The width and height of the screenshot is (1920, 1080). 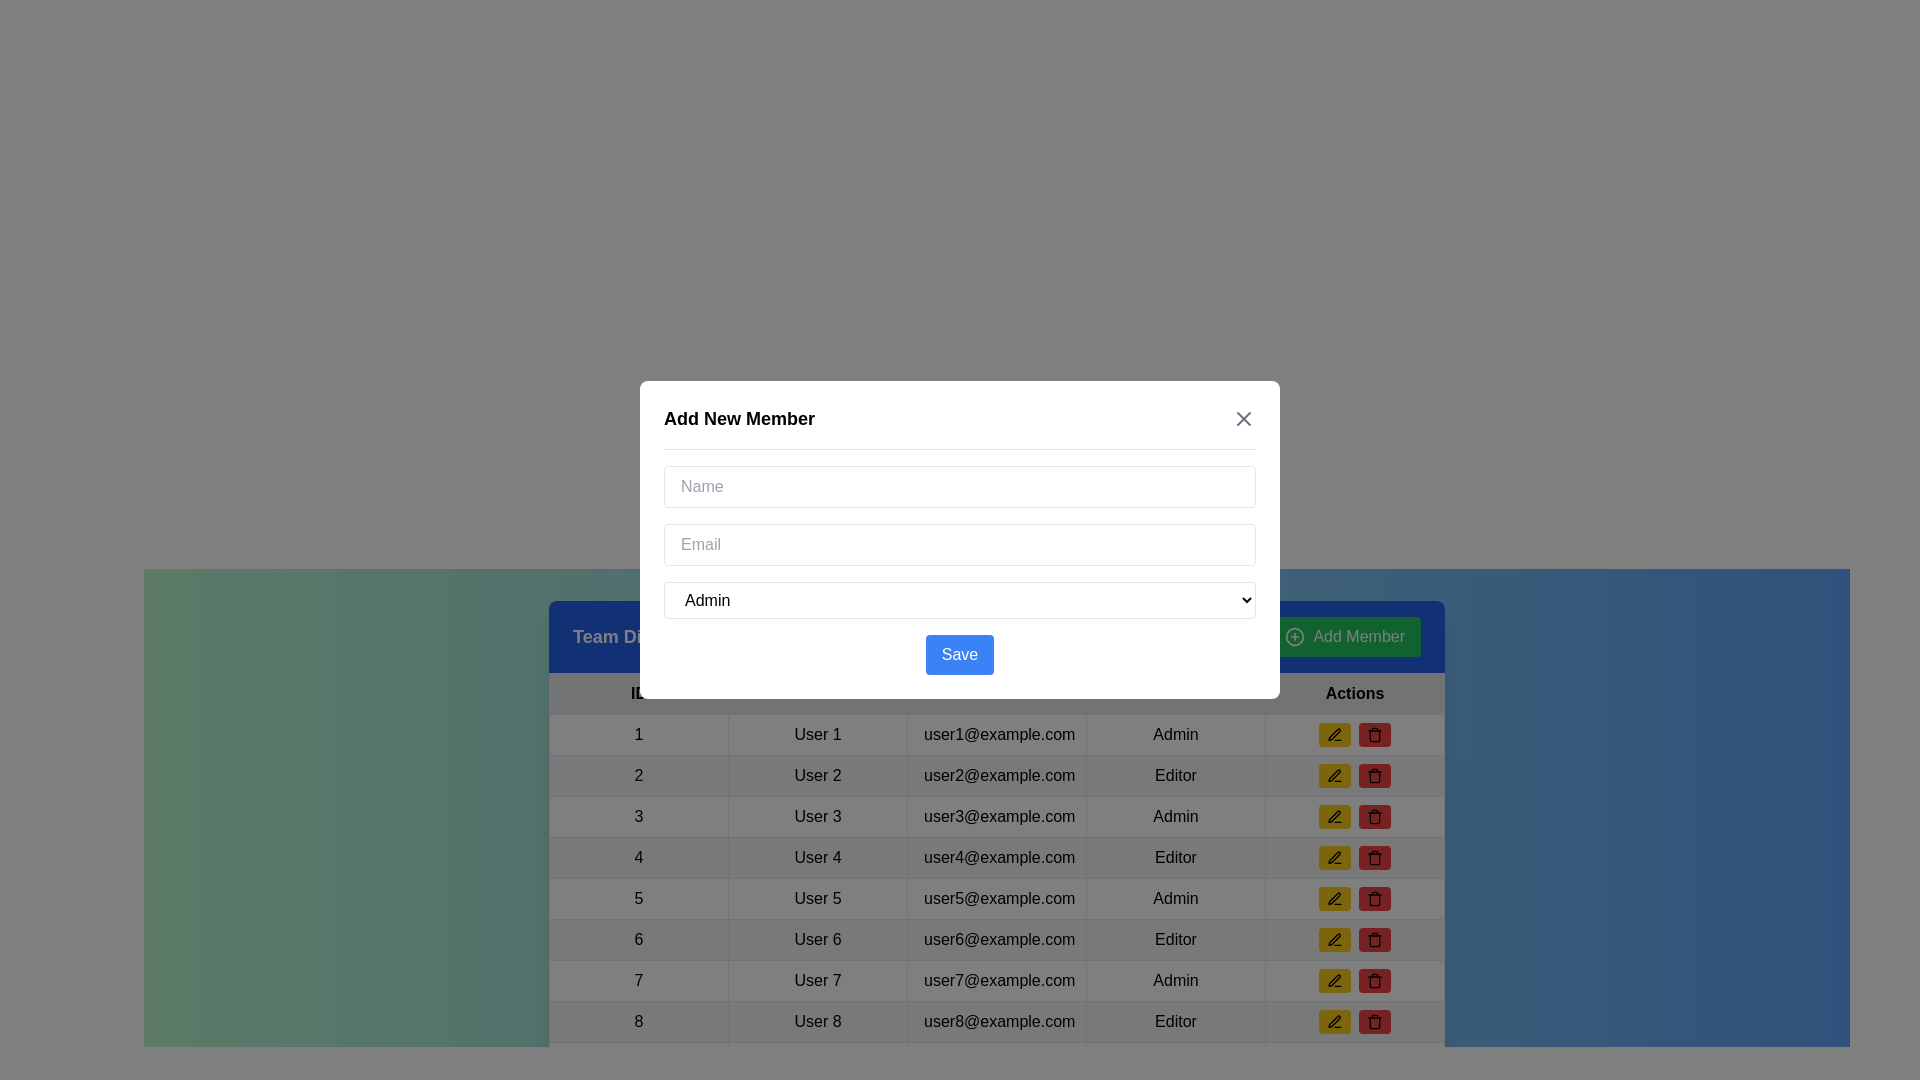 I want to click on the left button with a yellow background and a pen icon, so click(x=1354, y=735).